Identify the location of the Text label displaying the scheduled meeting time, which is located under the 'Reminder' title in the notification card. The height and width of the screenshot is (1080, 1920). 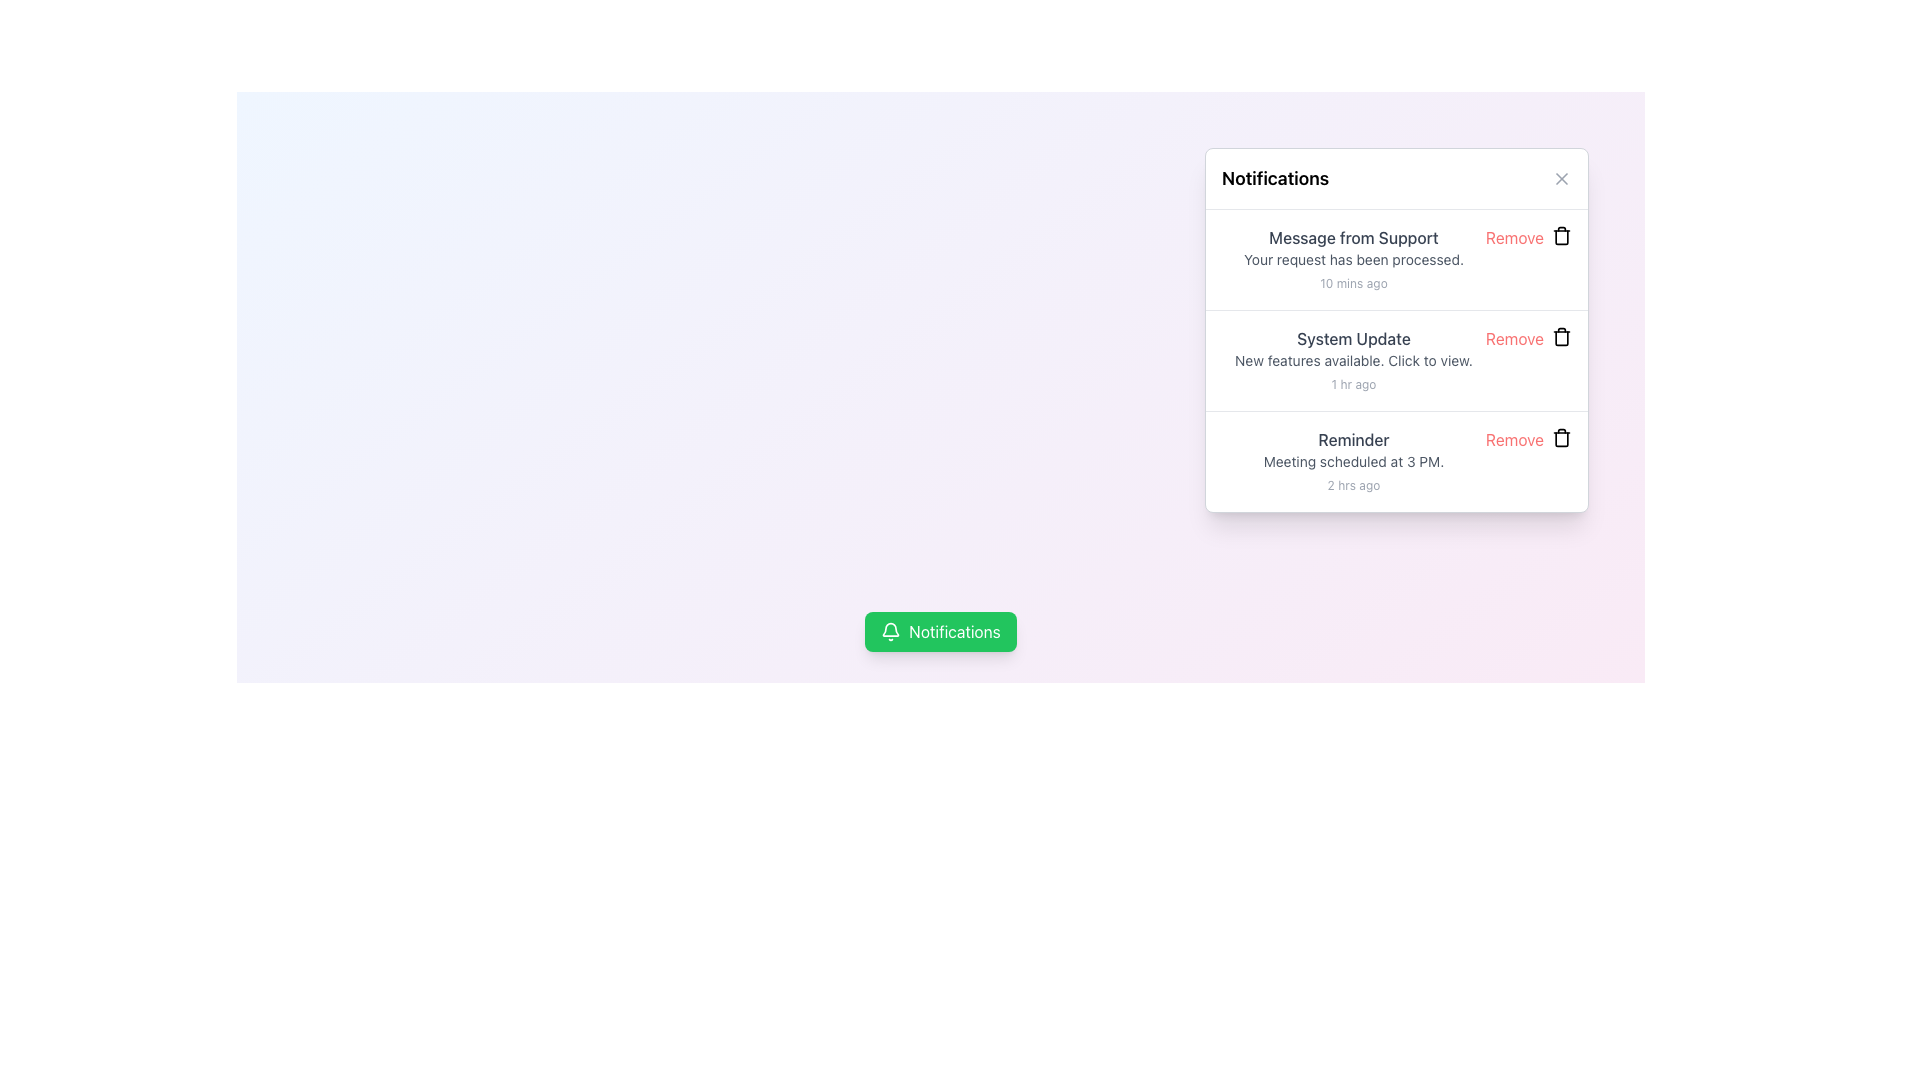
(1353, 462).